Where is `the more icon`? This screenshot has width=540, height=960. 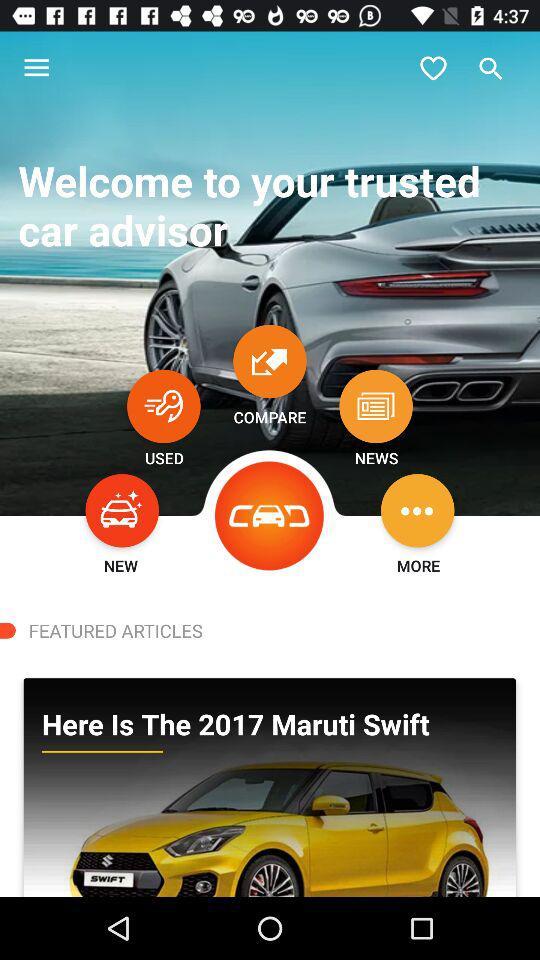 the more icon is located at coordinates (416, 509).